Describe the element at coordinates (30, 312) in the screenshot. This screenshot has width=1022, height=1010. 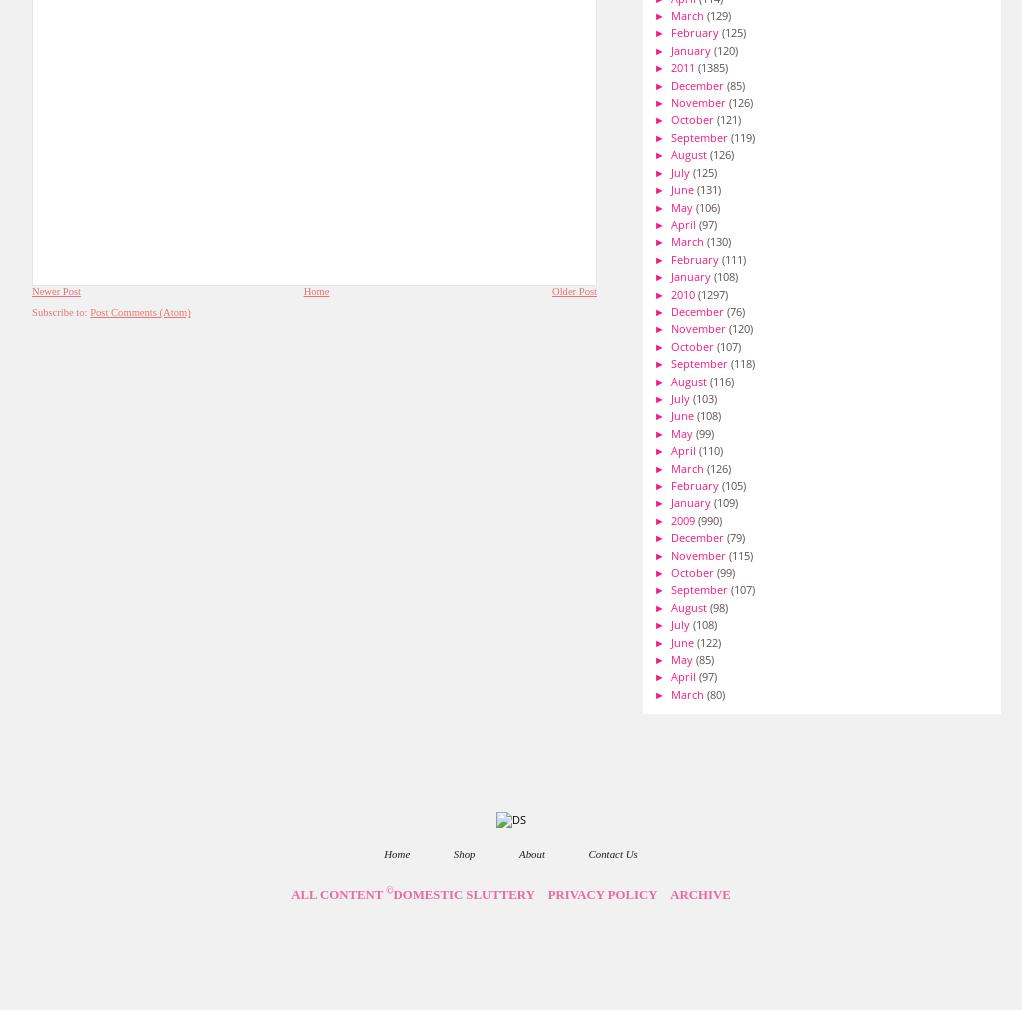
I see `'Subscribe to:'` at that location.